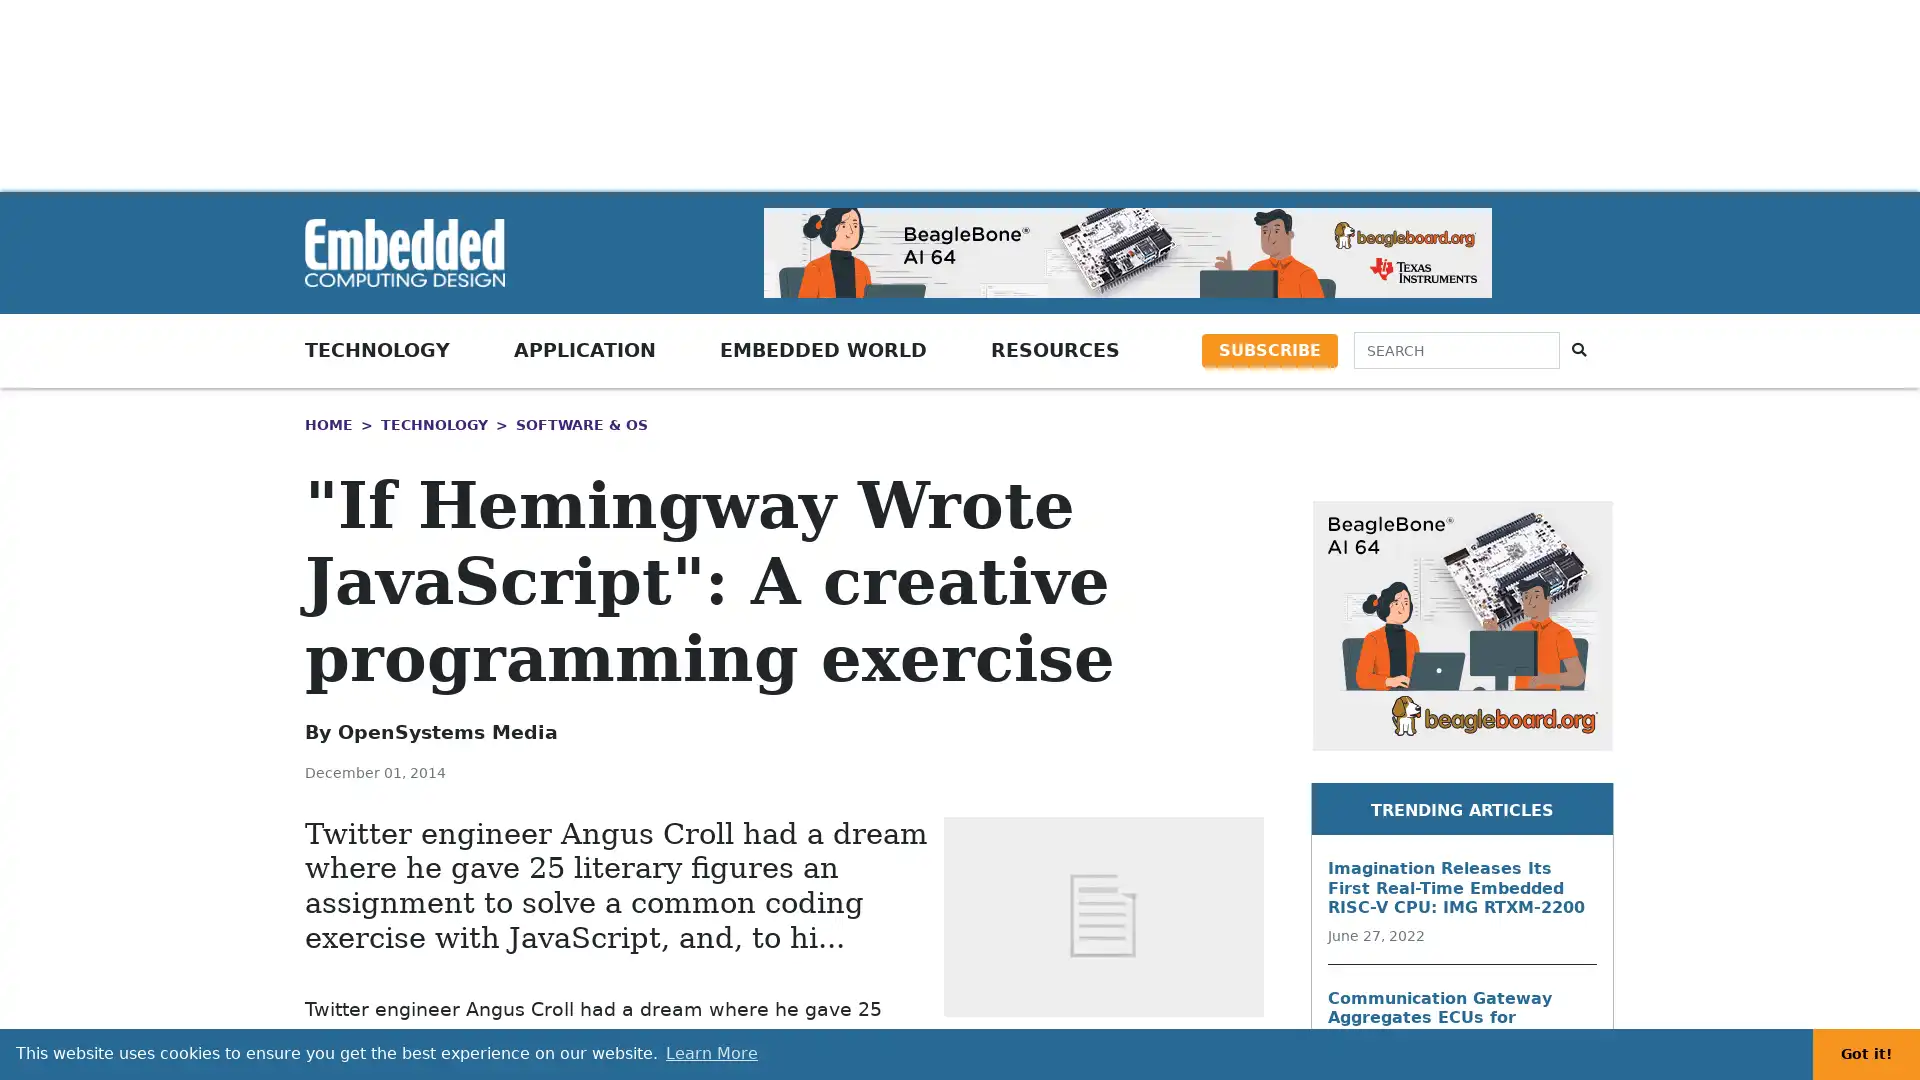 Image resolution: width=1920 pixels, height=1080 pixels. What do you see at coordinates (781, 744) in the screenshot?
I see `Share to More More` at bounding box center [781, 744].